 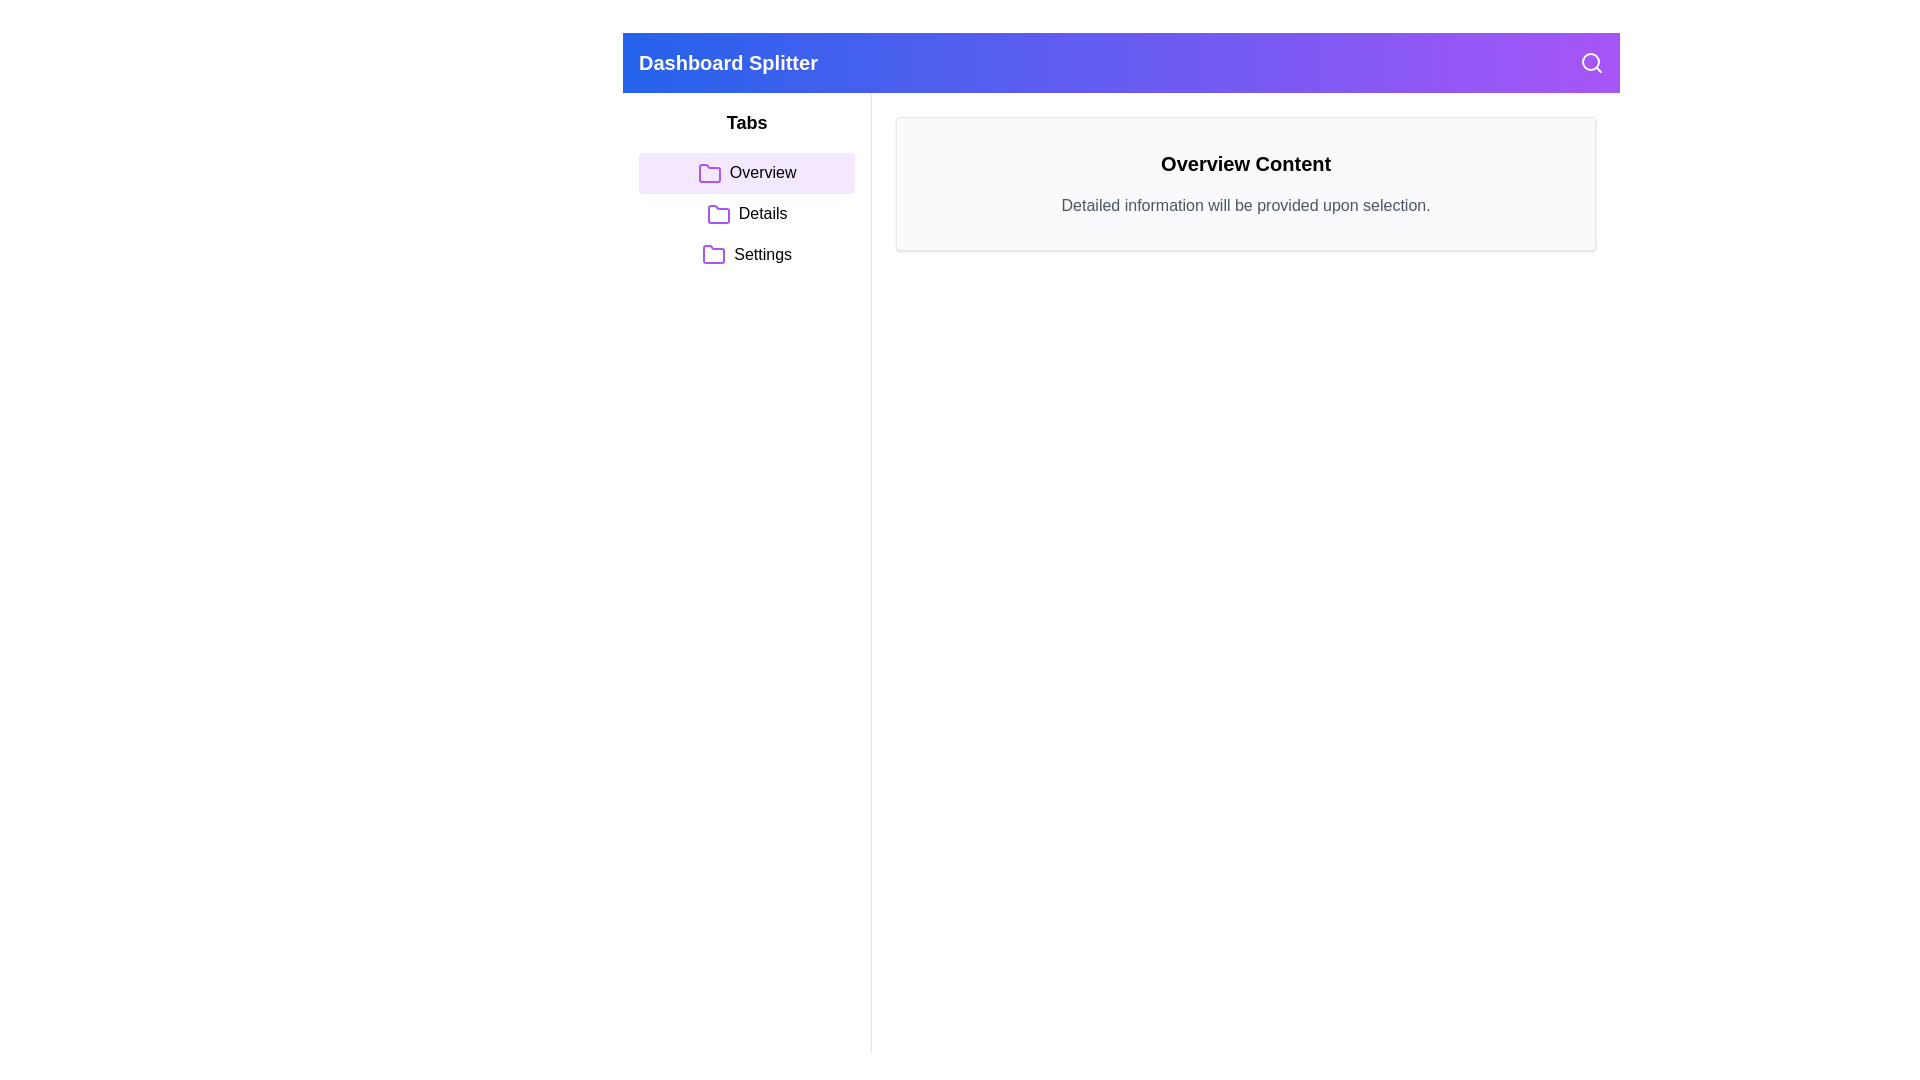 I want to click on the SVG icon that represents the 'Overview' section in the sidebar, which is located to the left of the text 'Overview' and has a light purple background, so click(x=709, y=172).